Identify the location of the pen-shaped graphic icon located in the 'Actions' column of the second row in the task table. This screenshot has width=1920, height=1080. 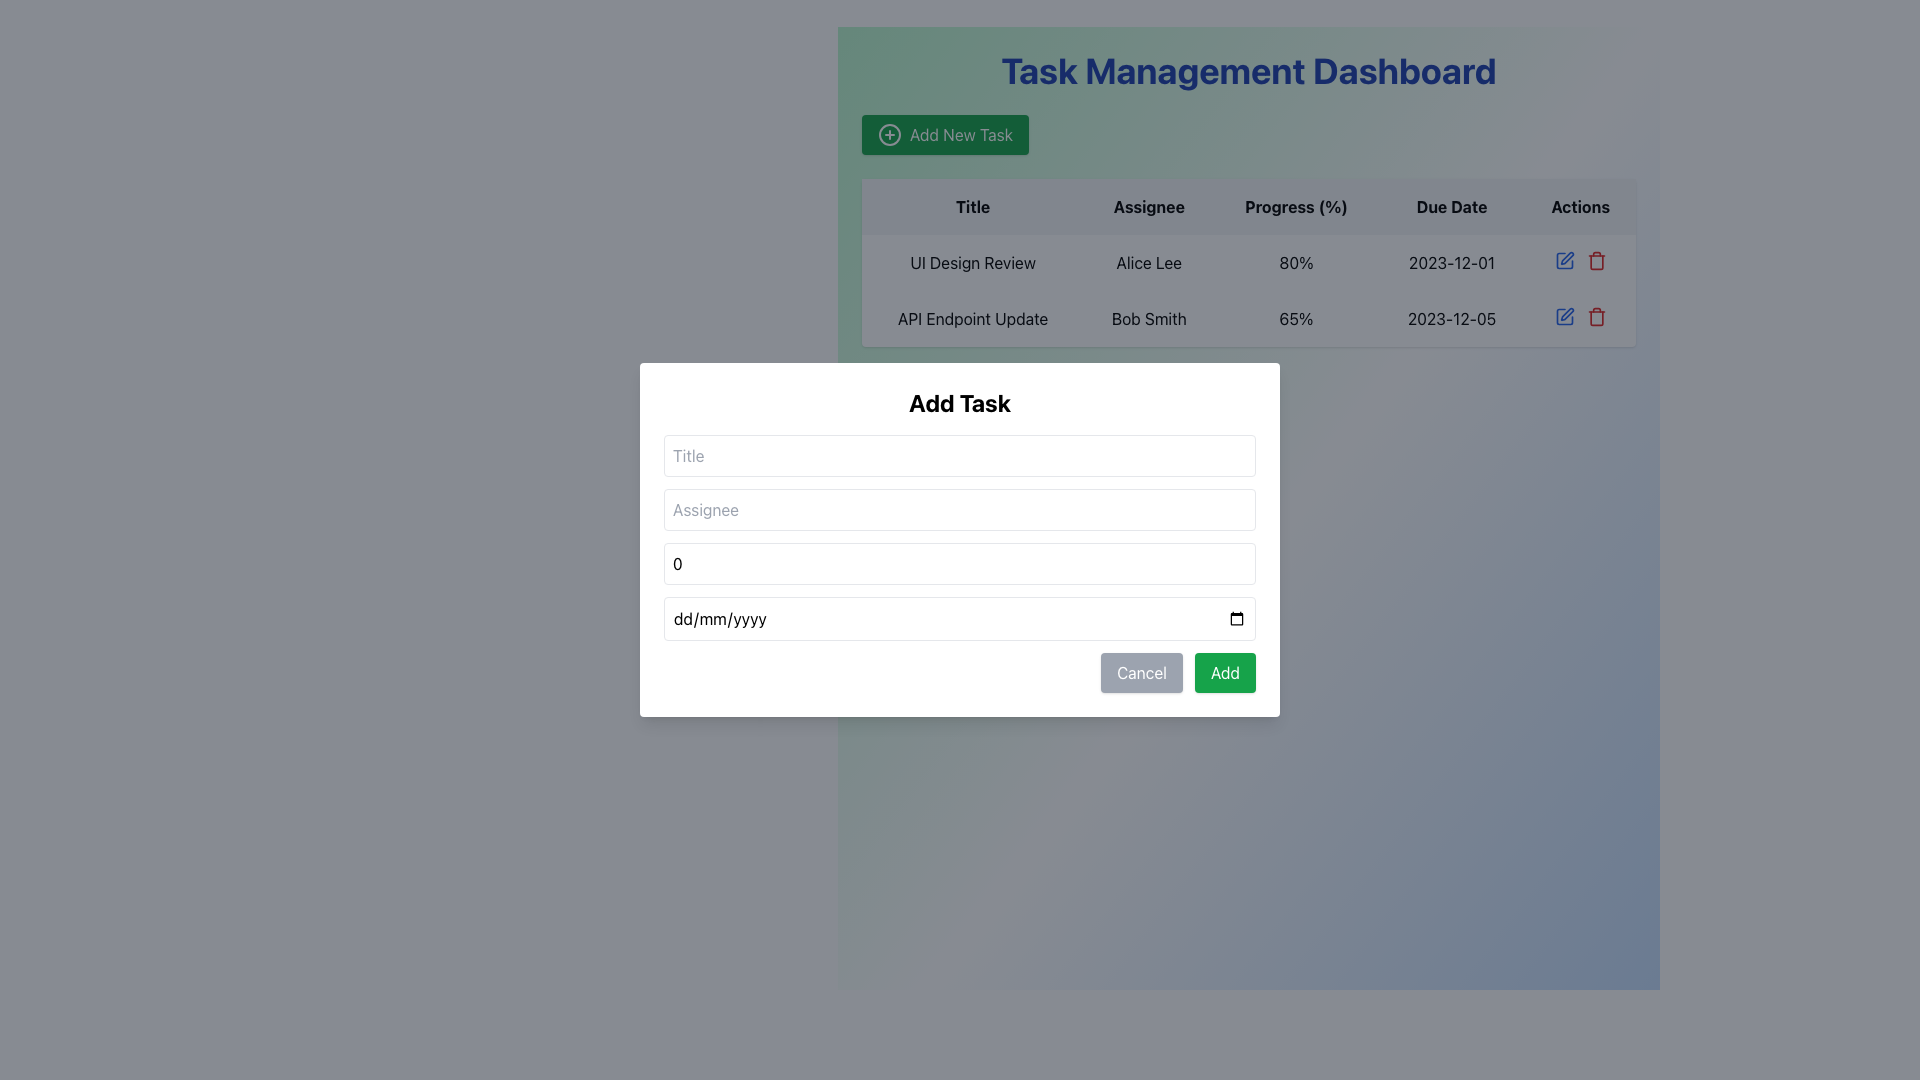
(1566, 314).